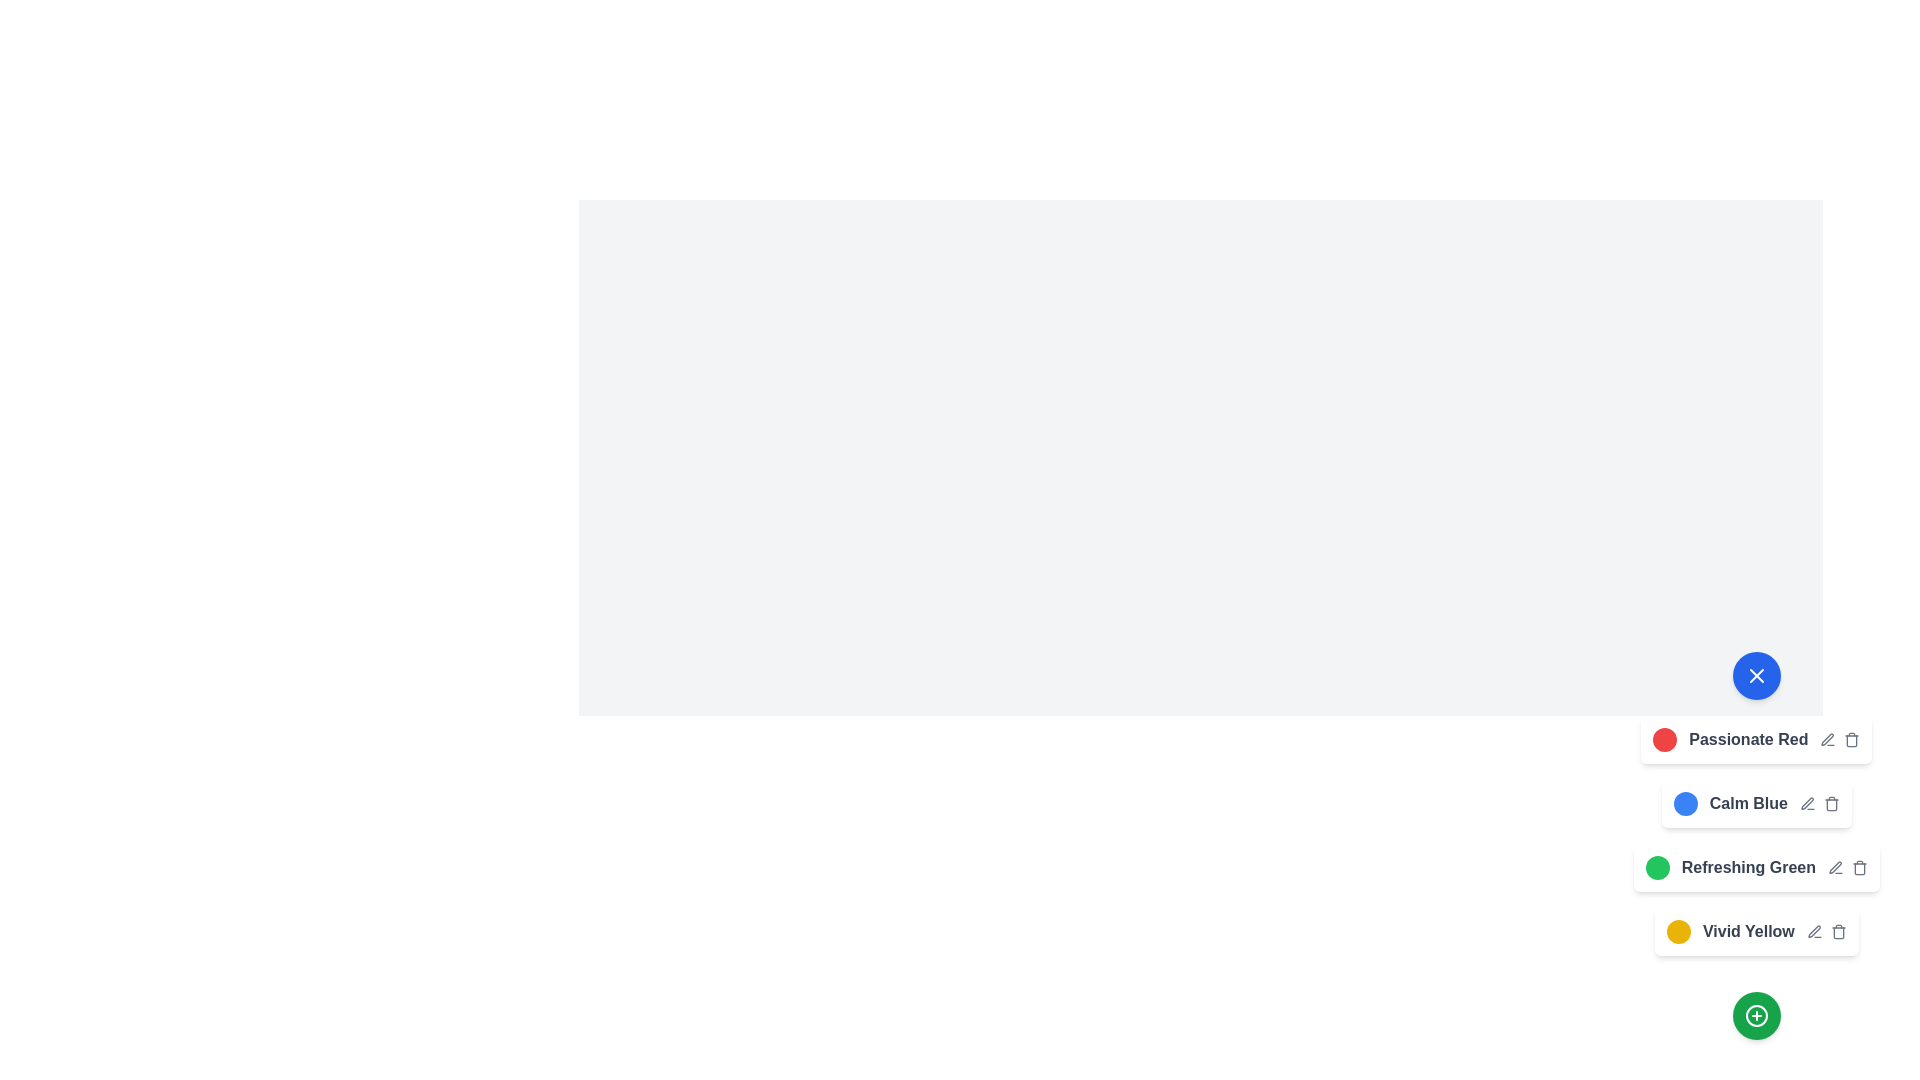 Image resolution: width=1920 pixels, height=1080 pixels. I want to click on the button with the 'X' icon to toggle the menu visibility, so click(1755, 675).